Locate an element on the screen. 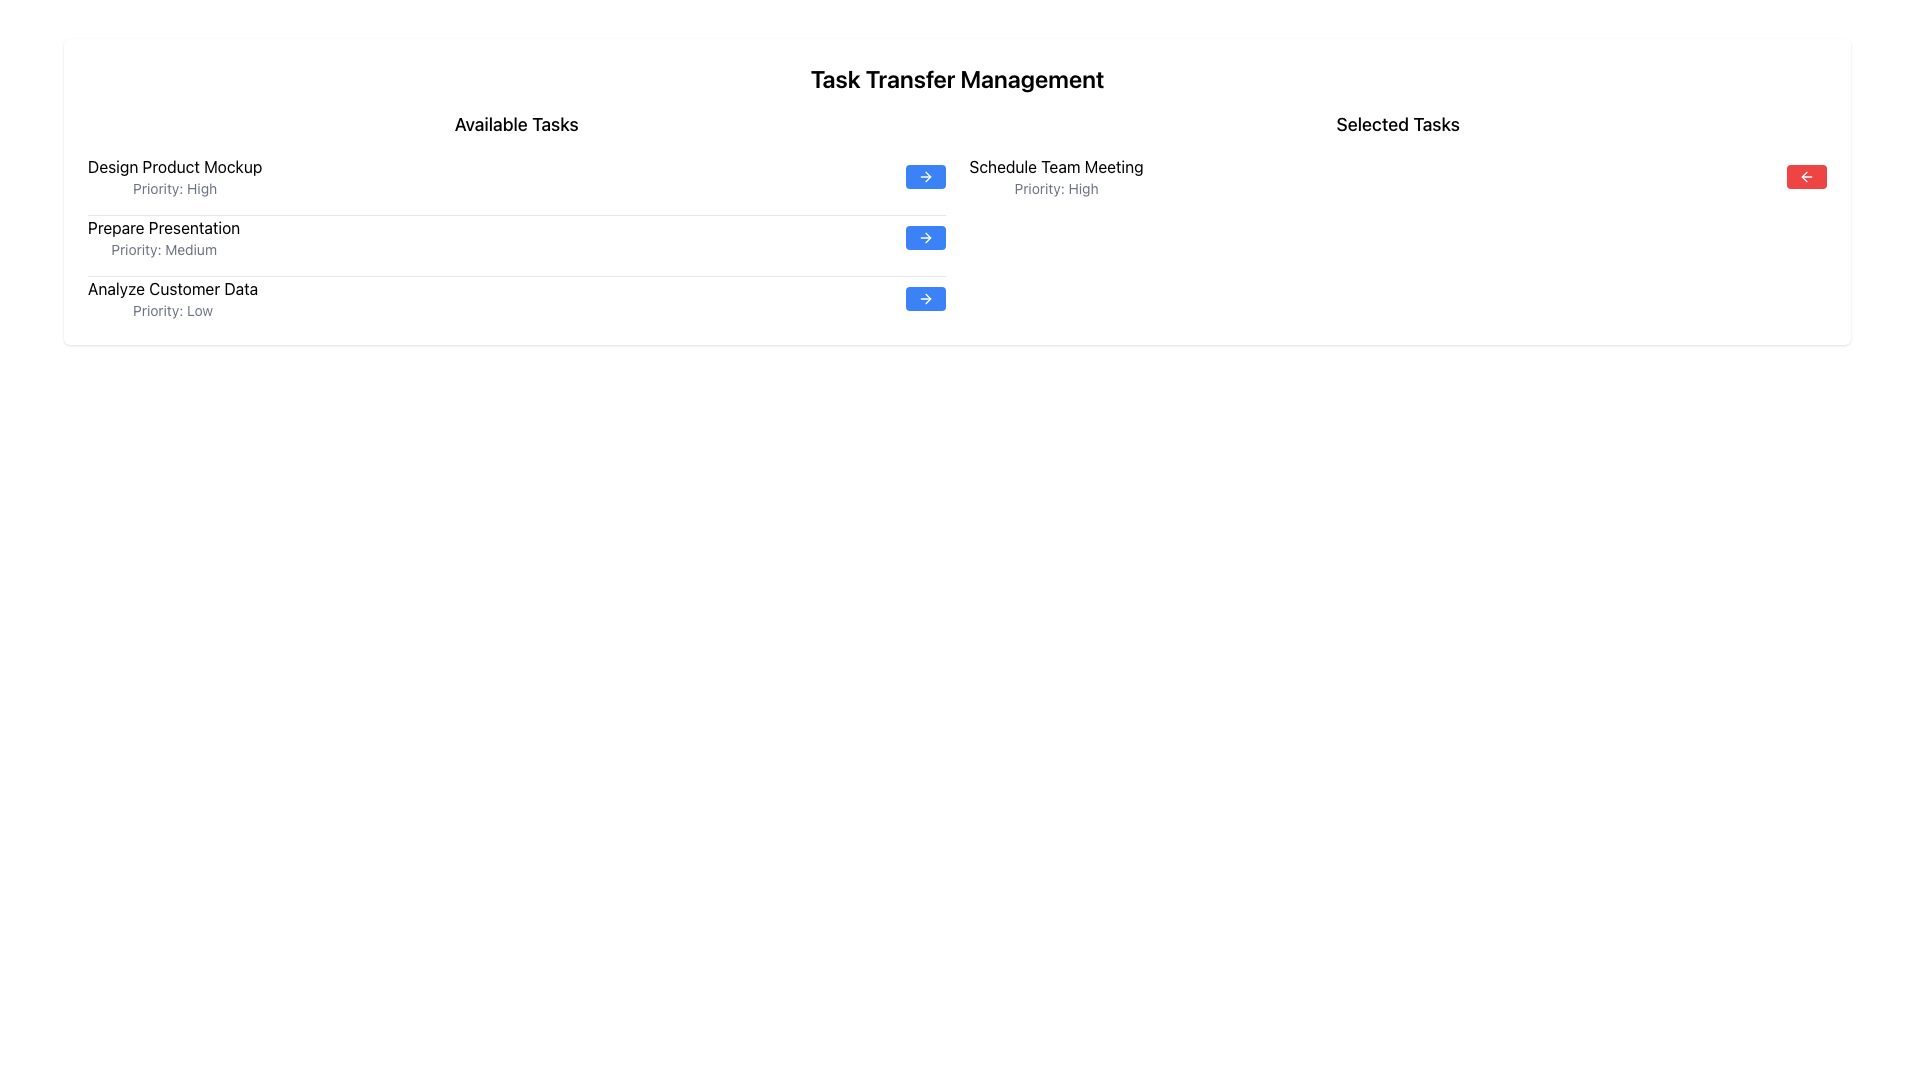  priority value from the text label displaying 'Priority: High', which is styled in a smaller, lighter gray font and located beneath the 'Design Product Mockup' title in the 'Available Tasks' section is located at coordinates (175, 189).